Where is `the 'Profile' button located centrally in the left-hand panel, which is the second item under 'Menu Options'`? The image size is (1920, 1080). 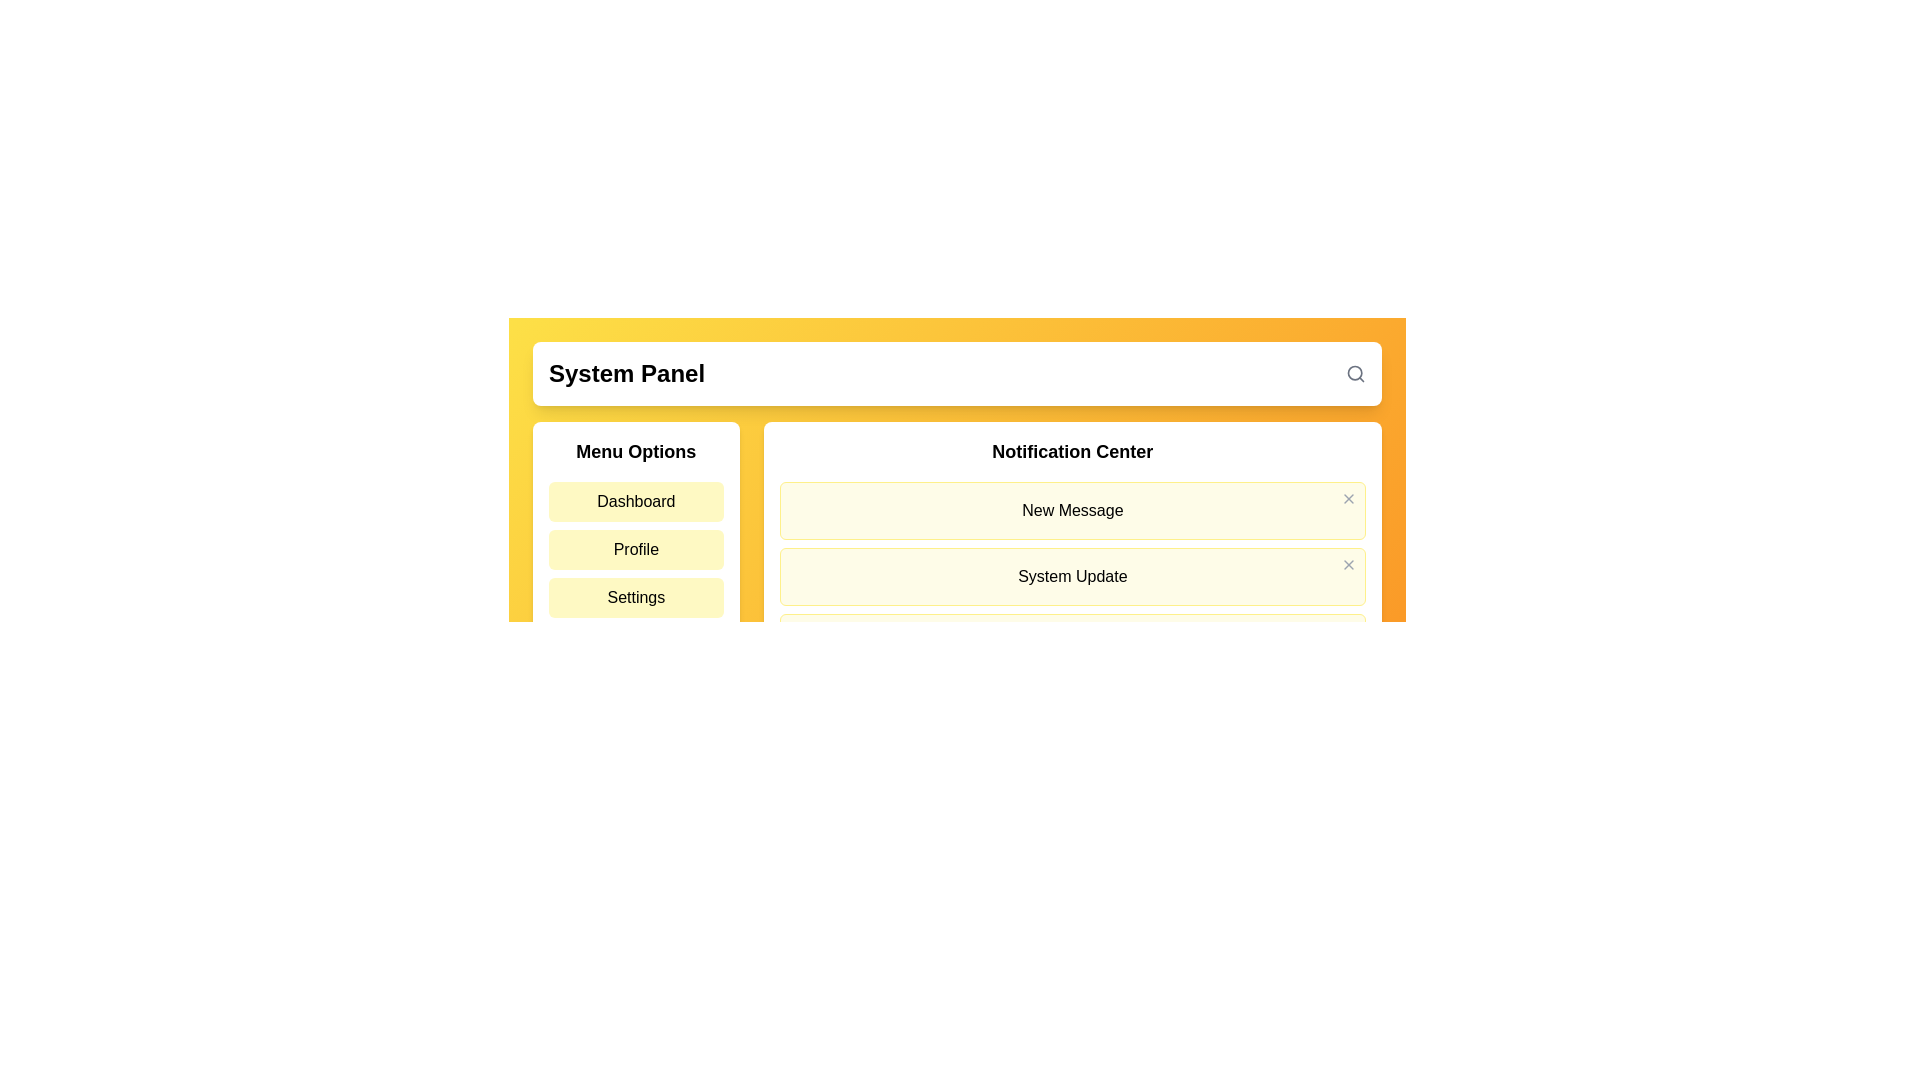 the 'Profile' button located centrally in the left-hand panel, which is the second item under 'Menu Options' is located at coordinates (635, 550).